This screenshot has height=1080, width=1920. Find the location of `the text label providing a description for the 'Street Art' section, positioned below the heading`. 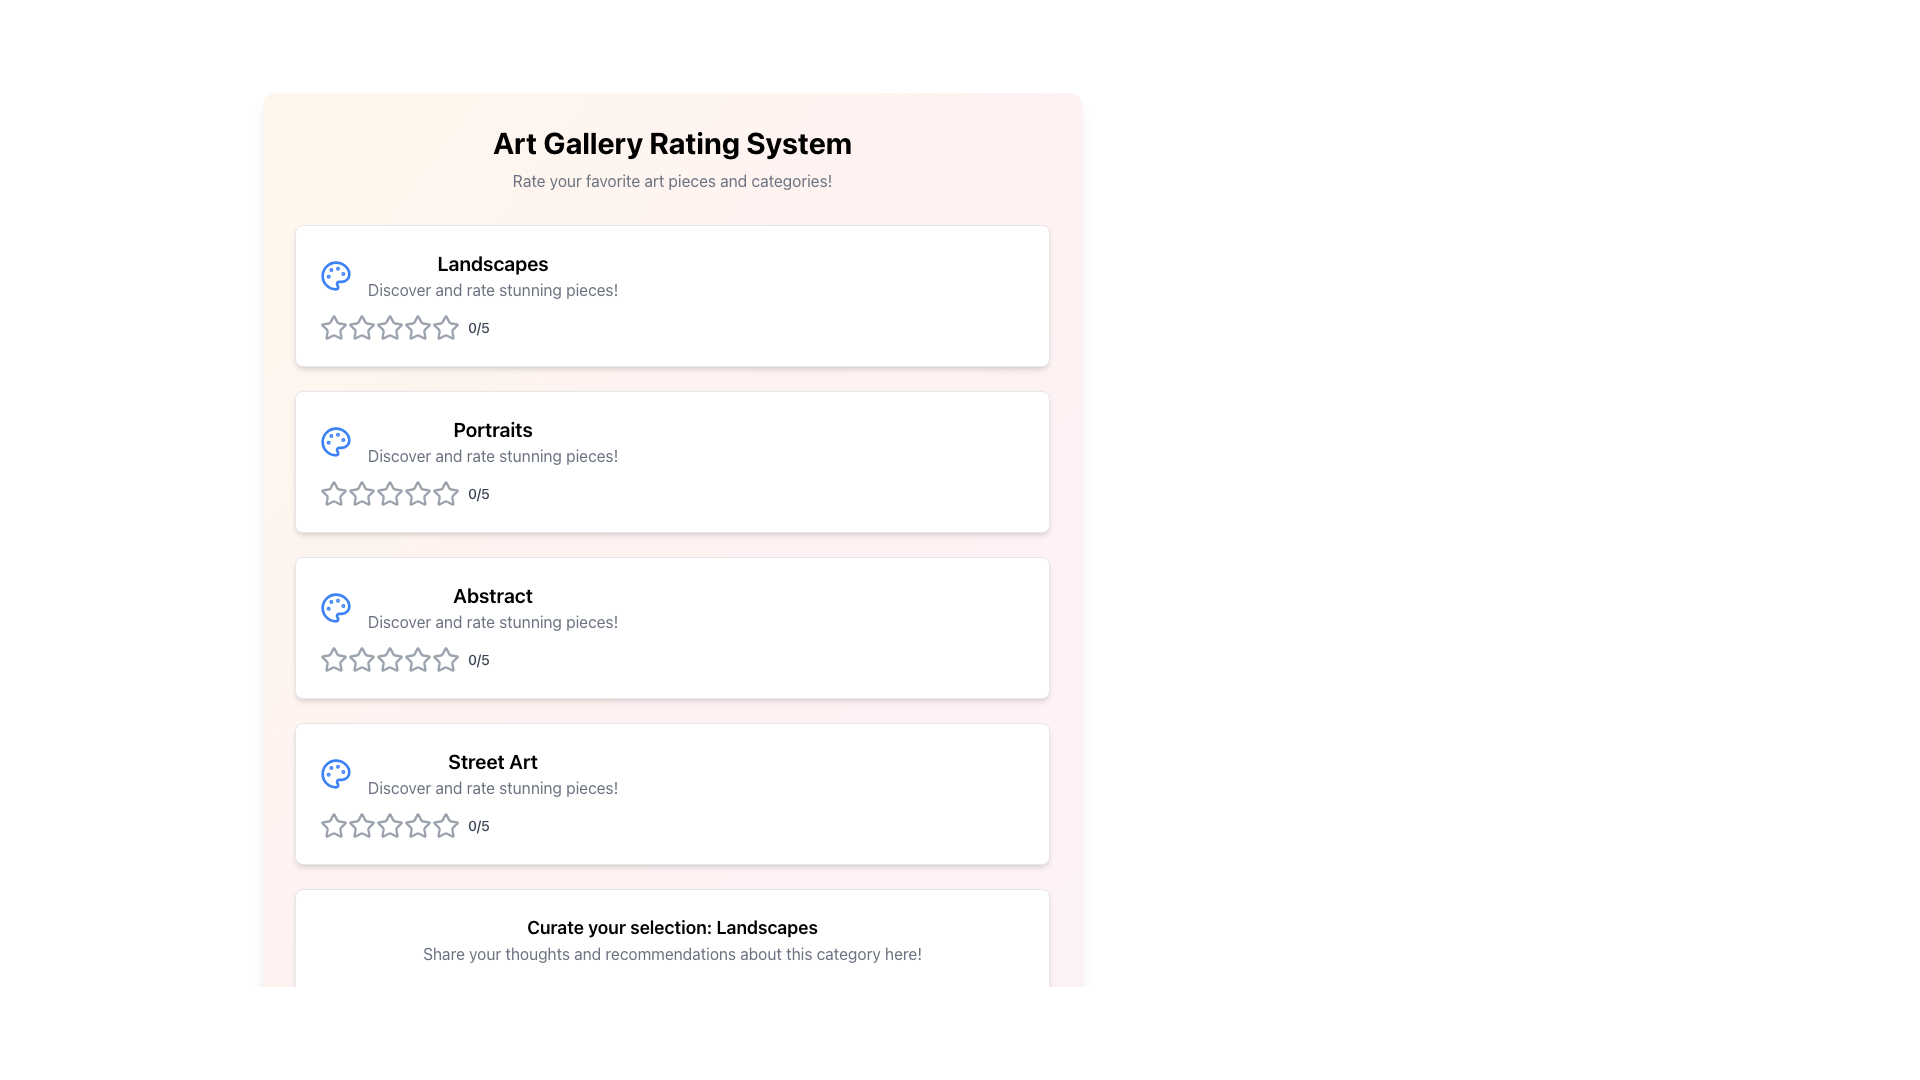

the text label providing a description for the 'Street Art' section, positioned below the heading is located at coordinates (493, 786).